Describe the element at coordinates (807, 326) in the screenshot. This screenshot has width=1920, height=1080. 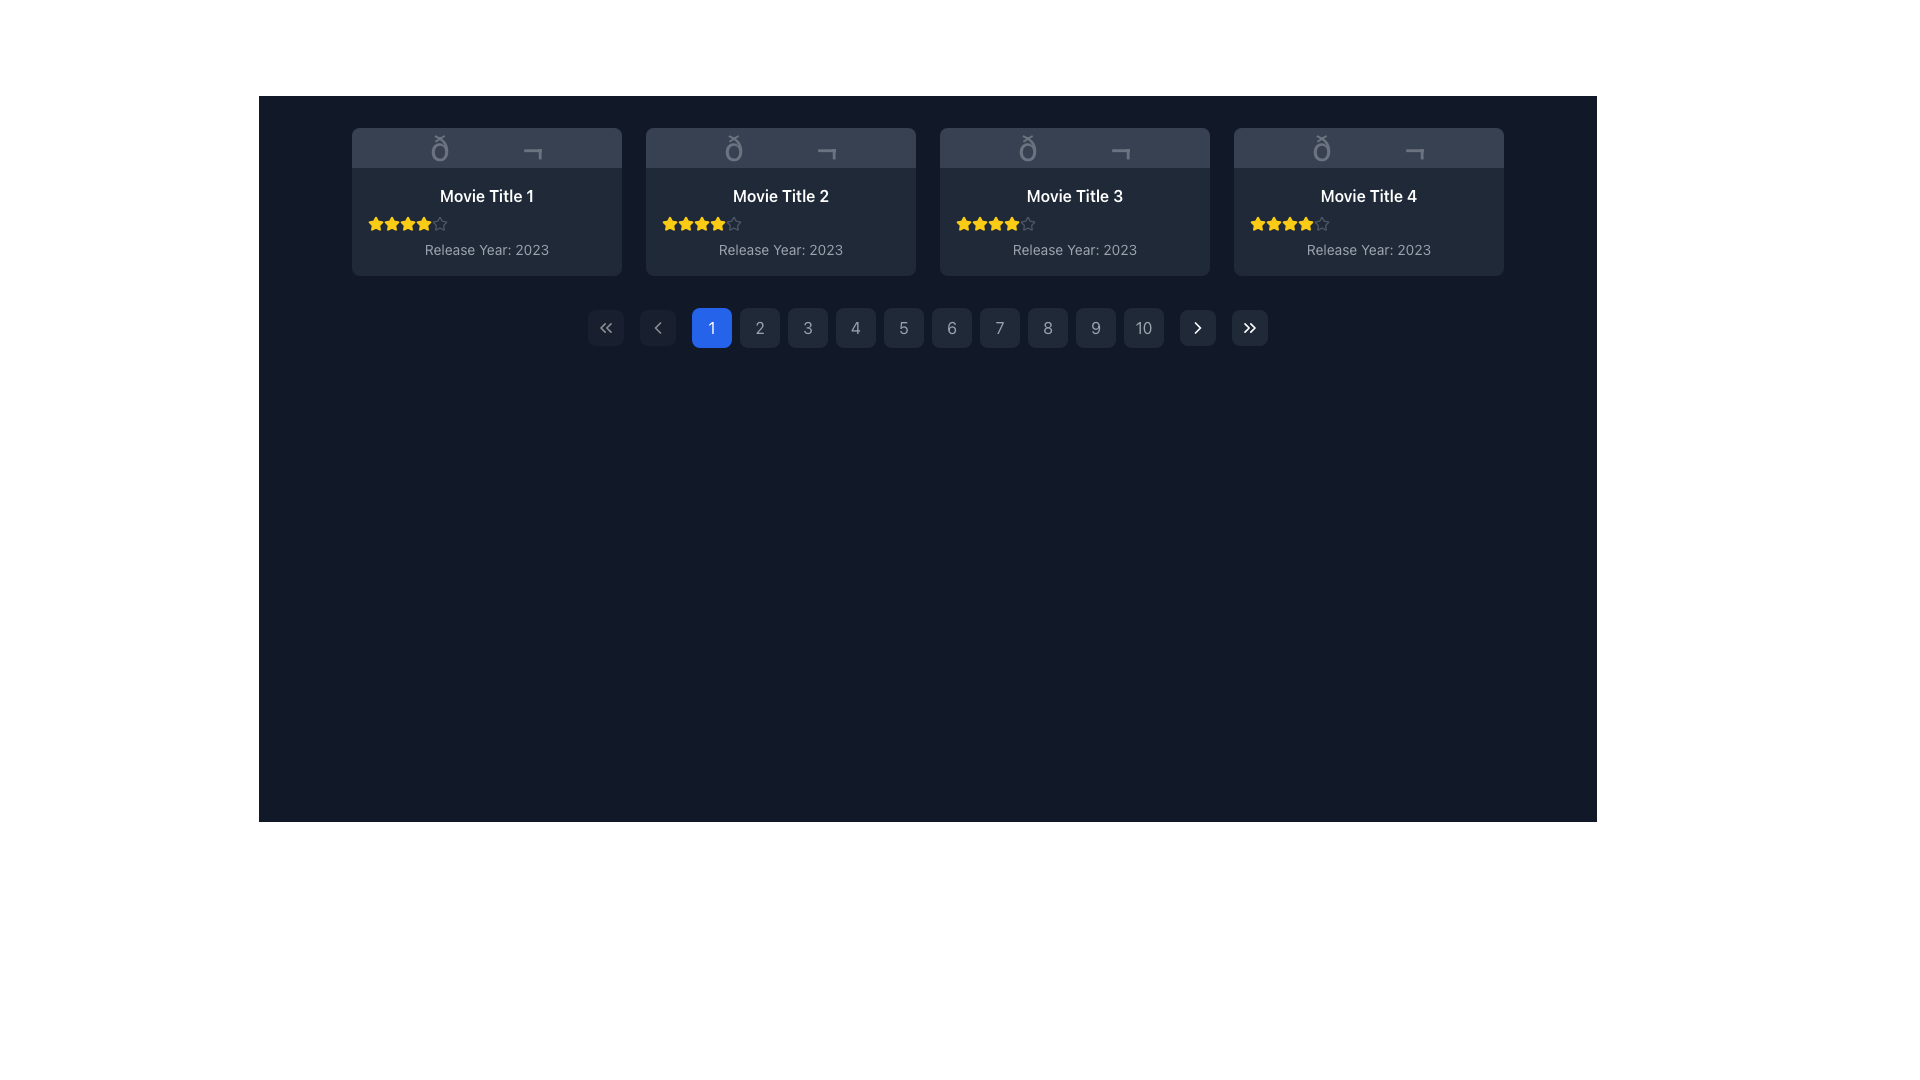
I see `the circular button with a dark gray background and the number '3' in light gray color, which is the third button in a row of numbered buttons` at that location.